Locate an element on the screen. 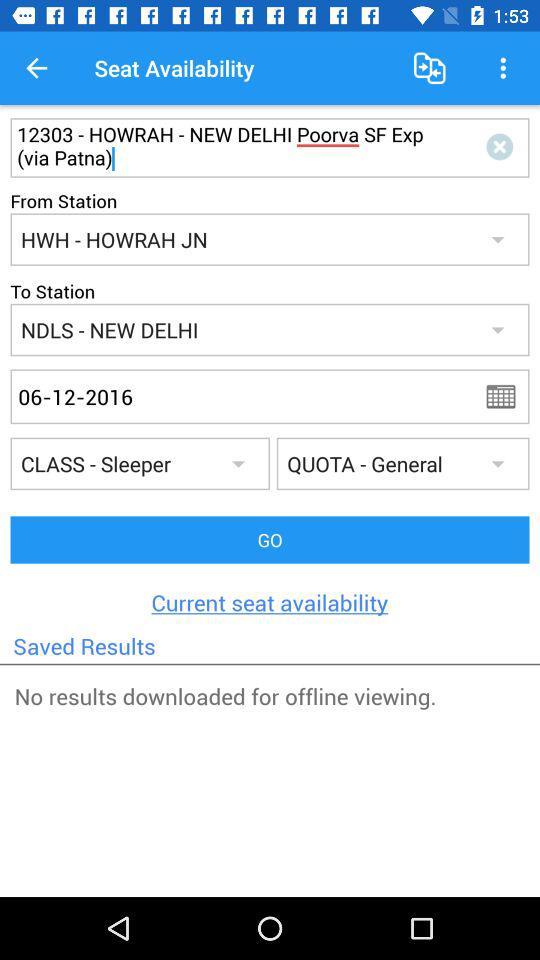 This screenshot has width=540, height=960. the item above the go item is located at coordinates (507, 395).